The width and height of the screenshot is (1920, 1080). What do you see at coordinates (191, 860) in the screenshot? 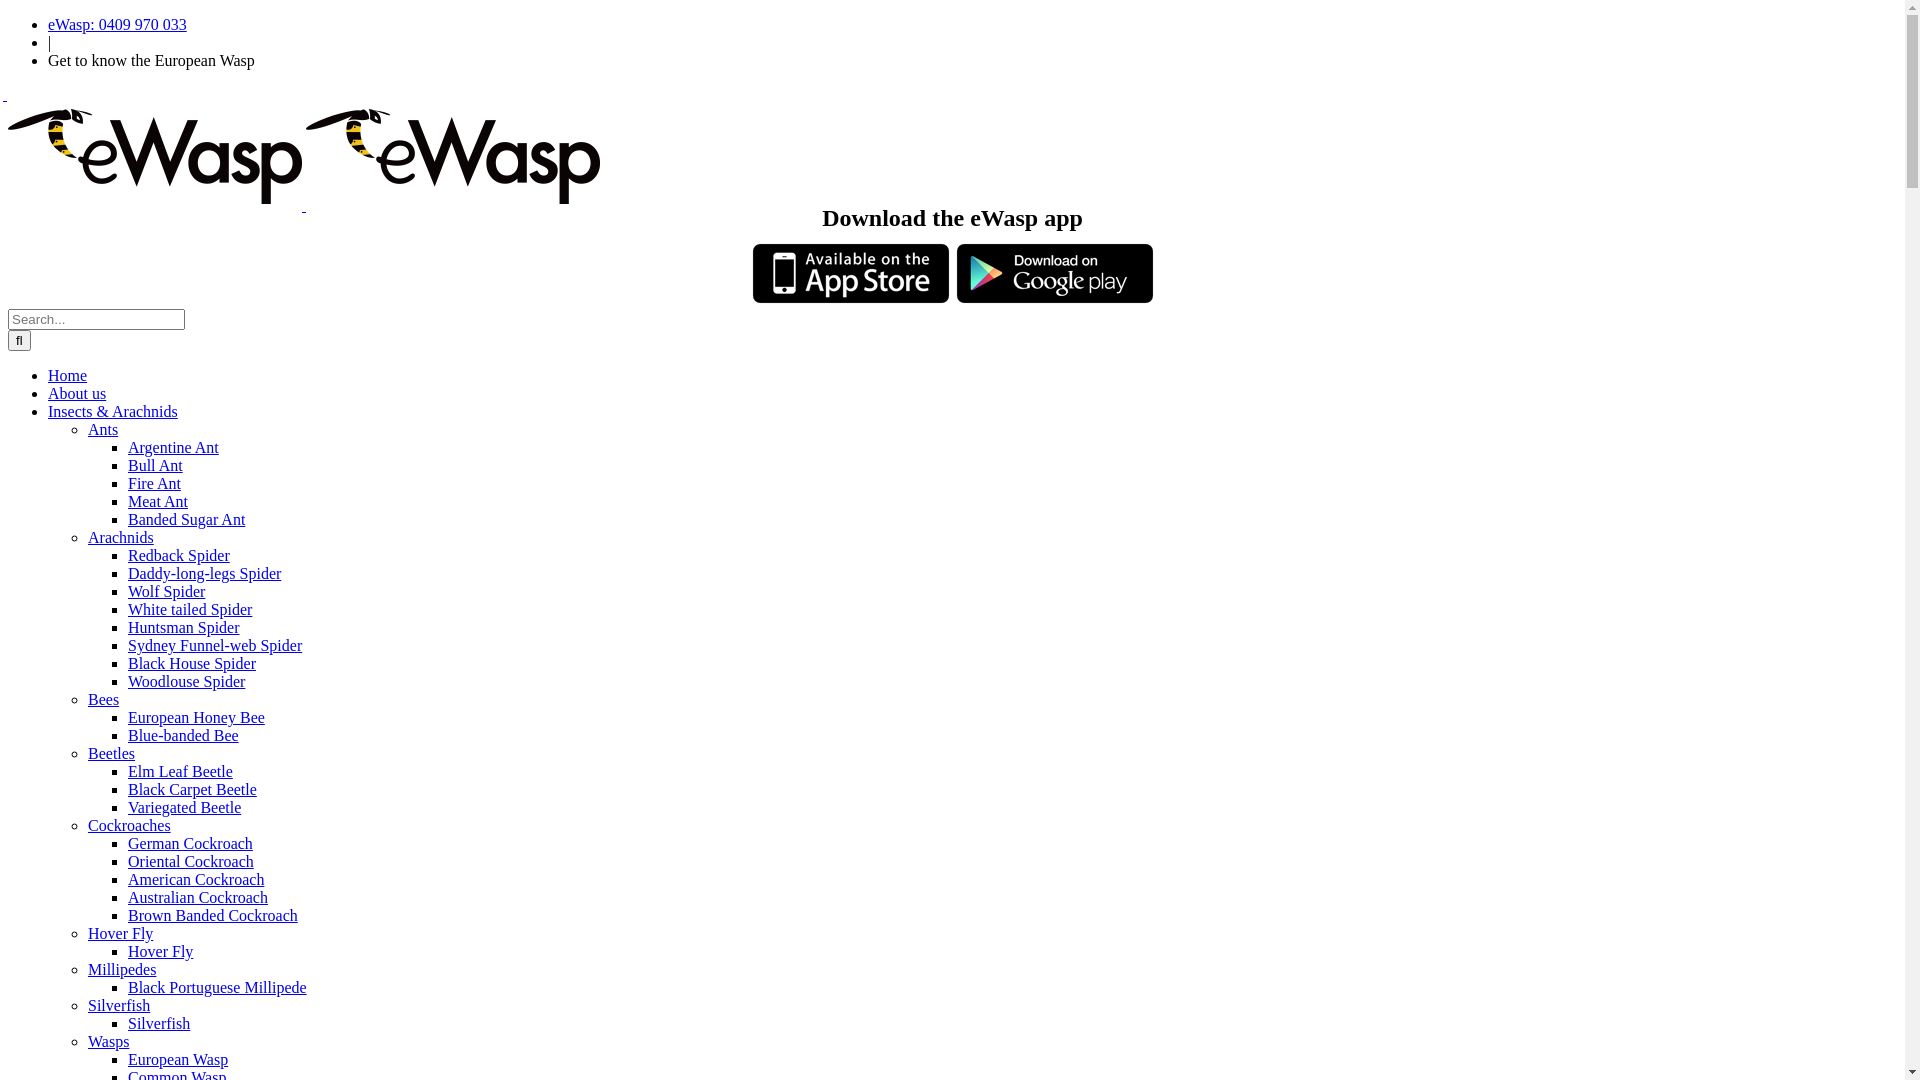
I see `'Oriental Cockroach'` at bounding box center [191, 860].